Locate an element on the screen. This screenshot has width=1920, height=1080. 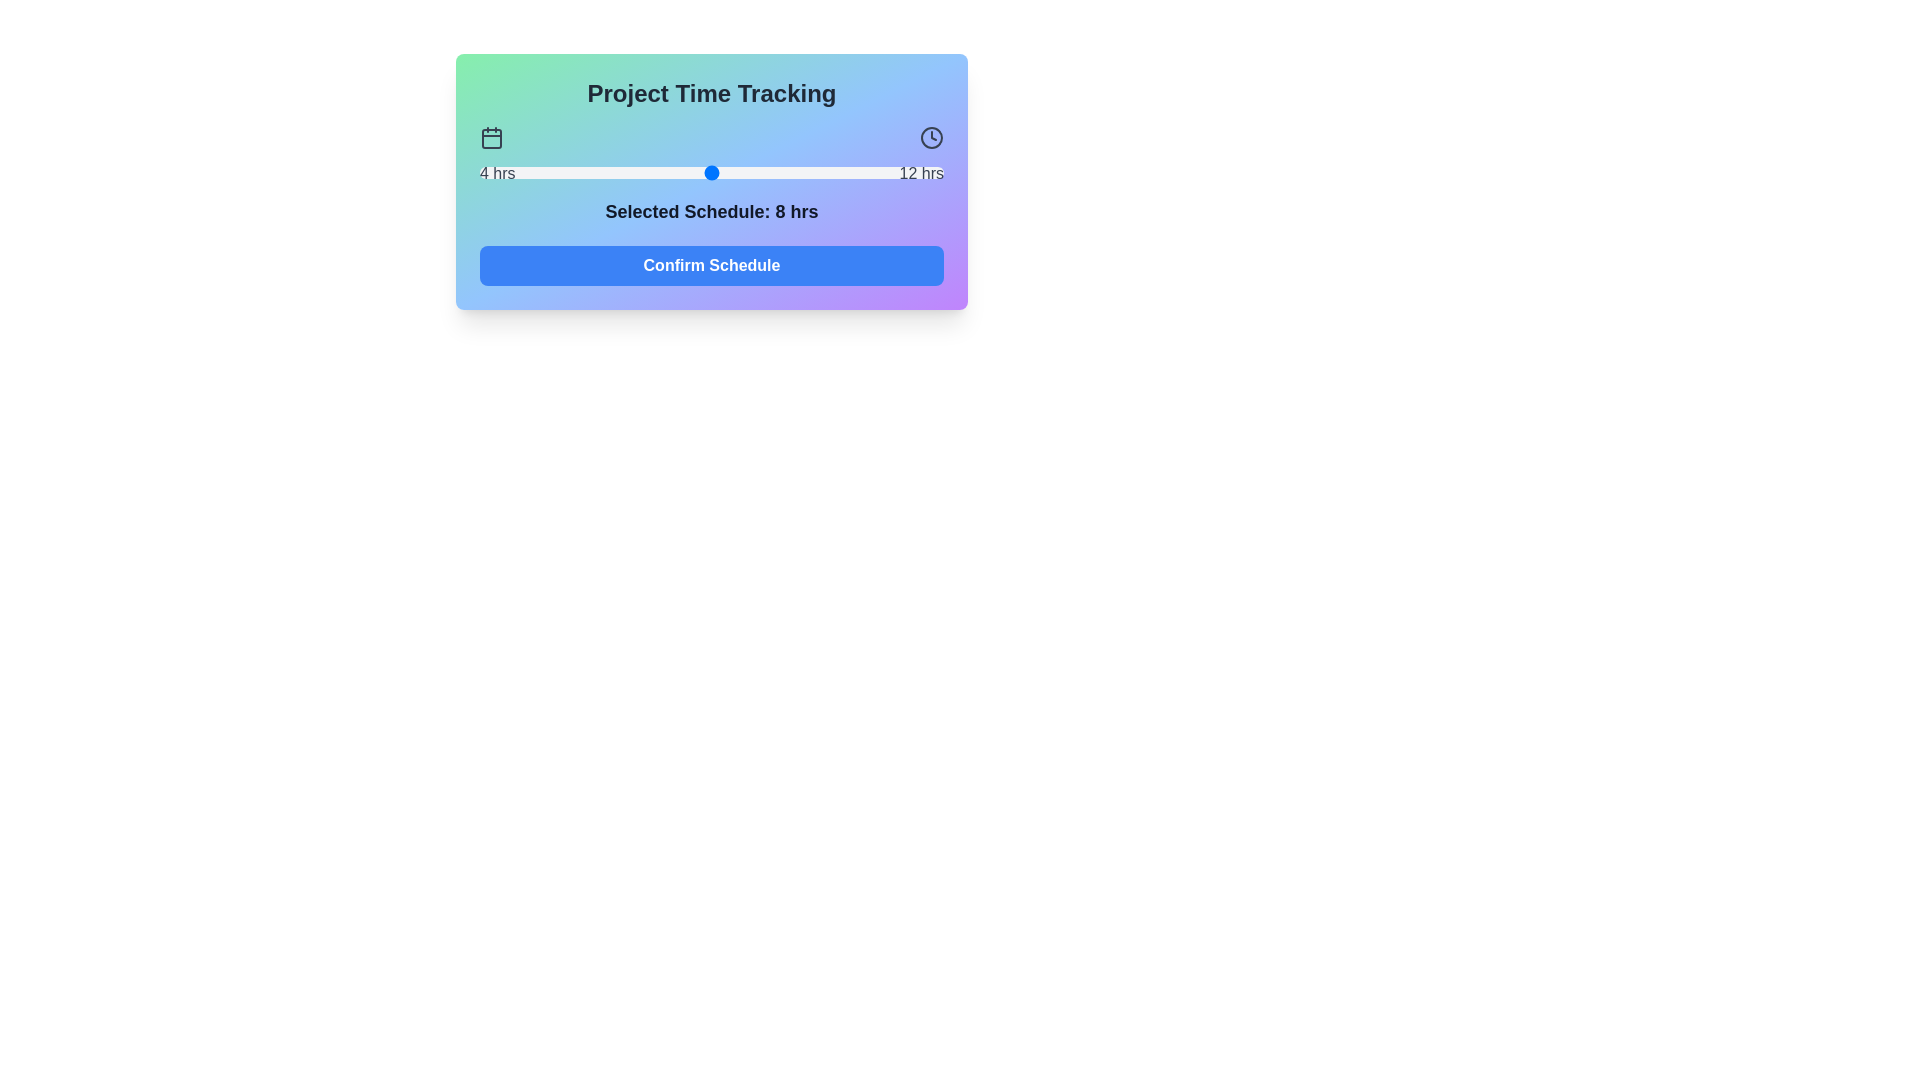
the calendar icon to interact with it is located at coordinates (491, 137).